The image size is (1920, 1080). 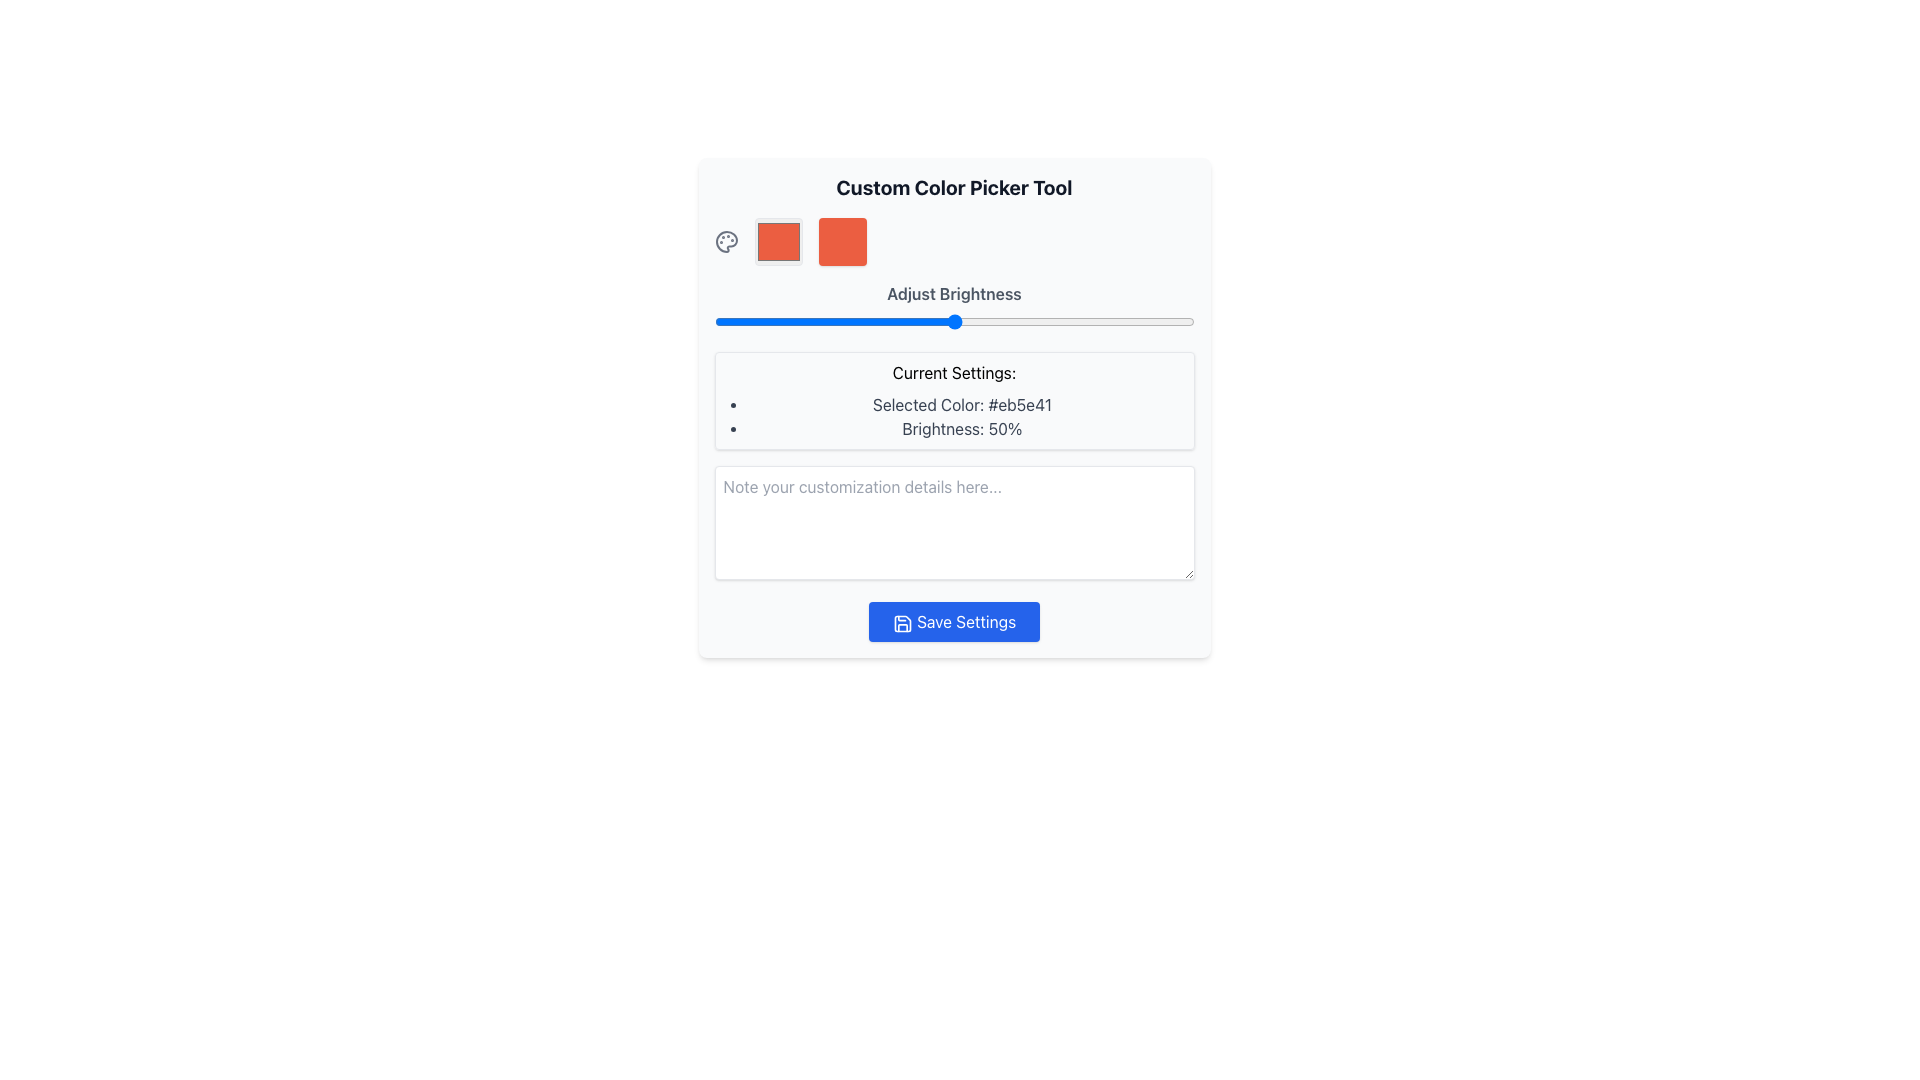 What do you see at coordinates (901, 622) in the screenshot?
I see `the small floppy disk shaped save icon located on the left side of the blue button labeled 'Save Settings'` at bounding box center [901, 622].